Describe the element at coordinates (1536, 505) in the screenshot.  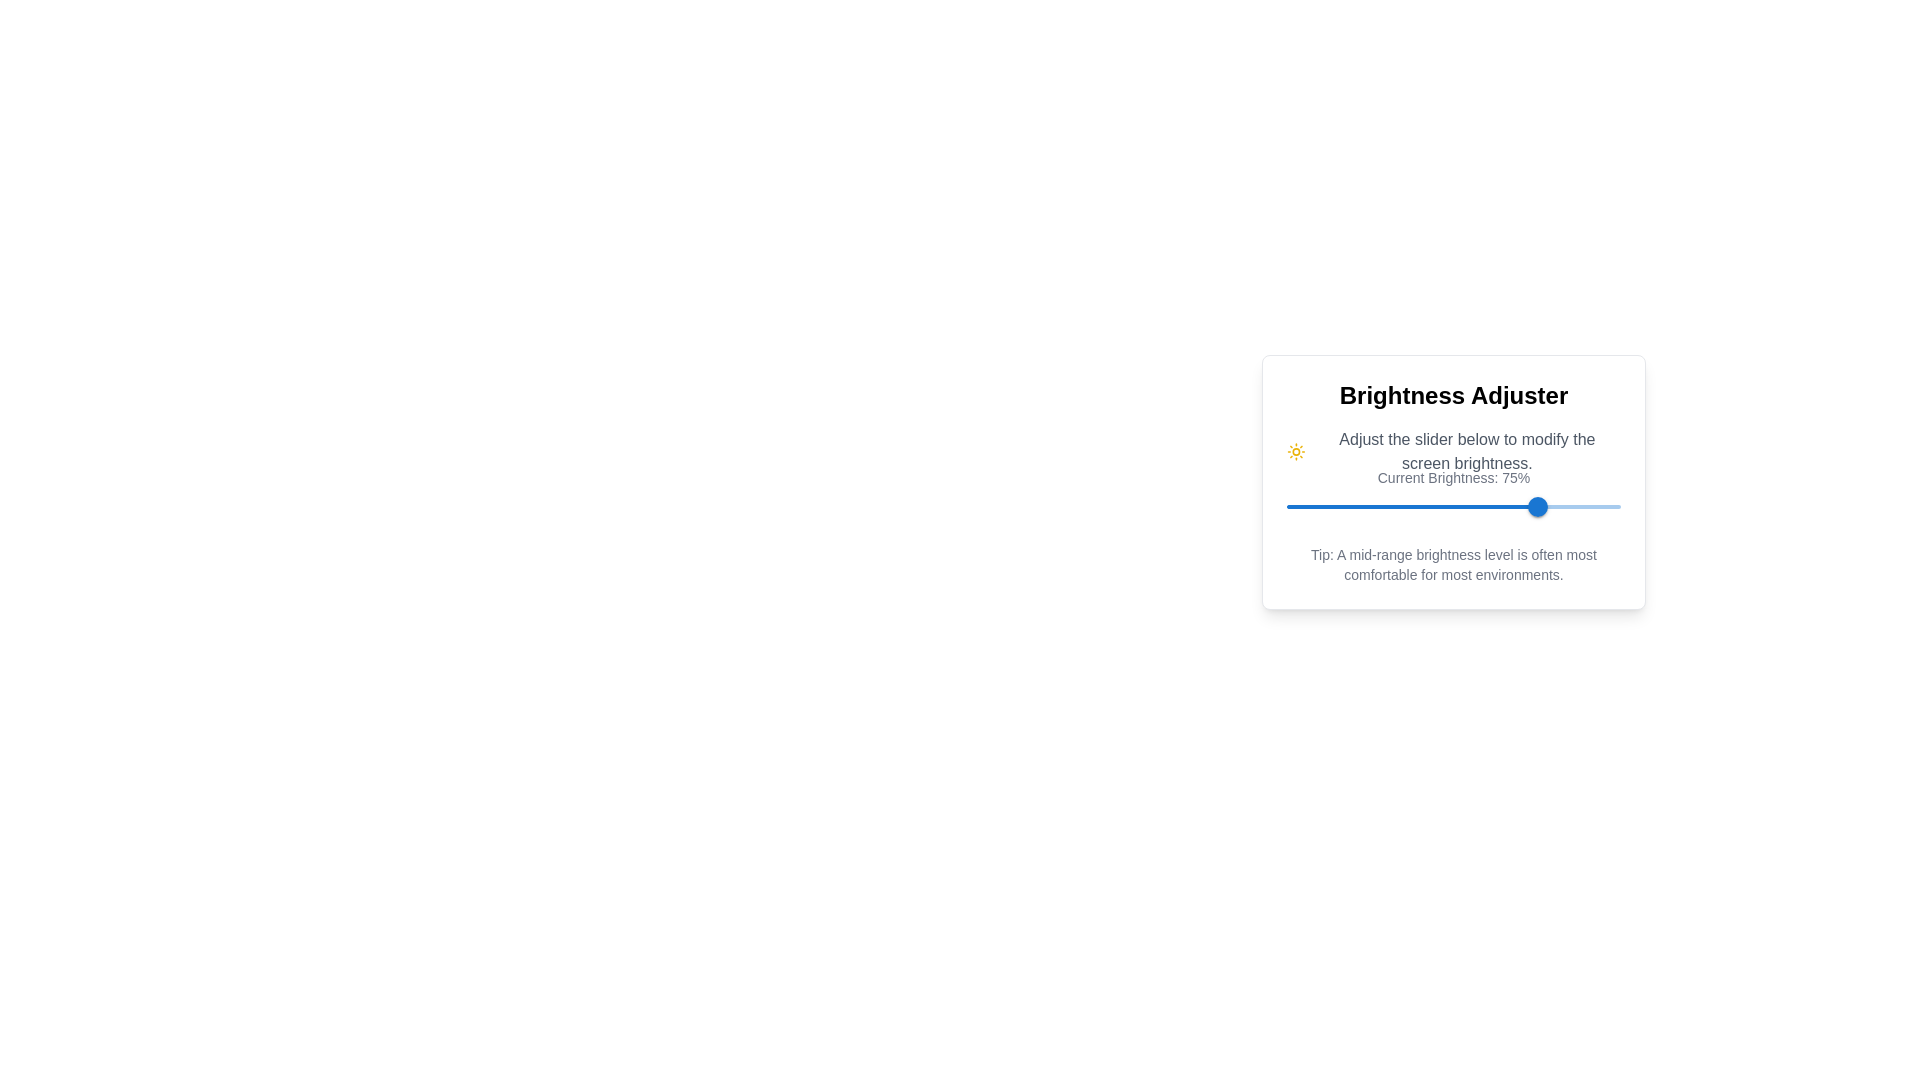
I see `the blue circular slider thumb located at 75% along the horizontal track beneath the label 'Current Brightness: 75%'` at that location.